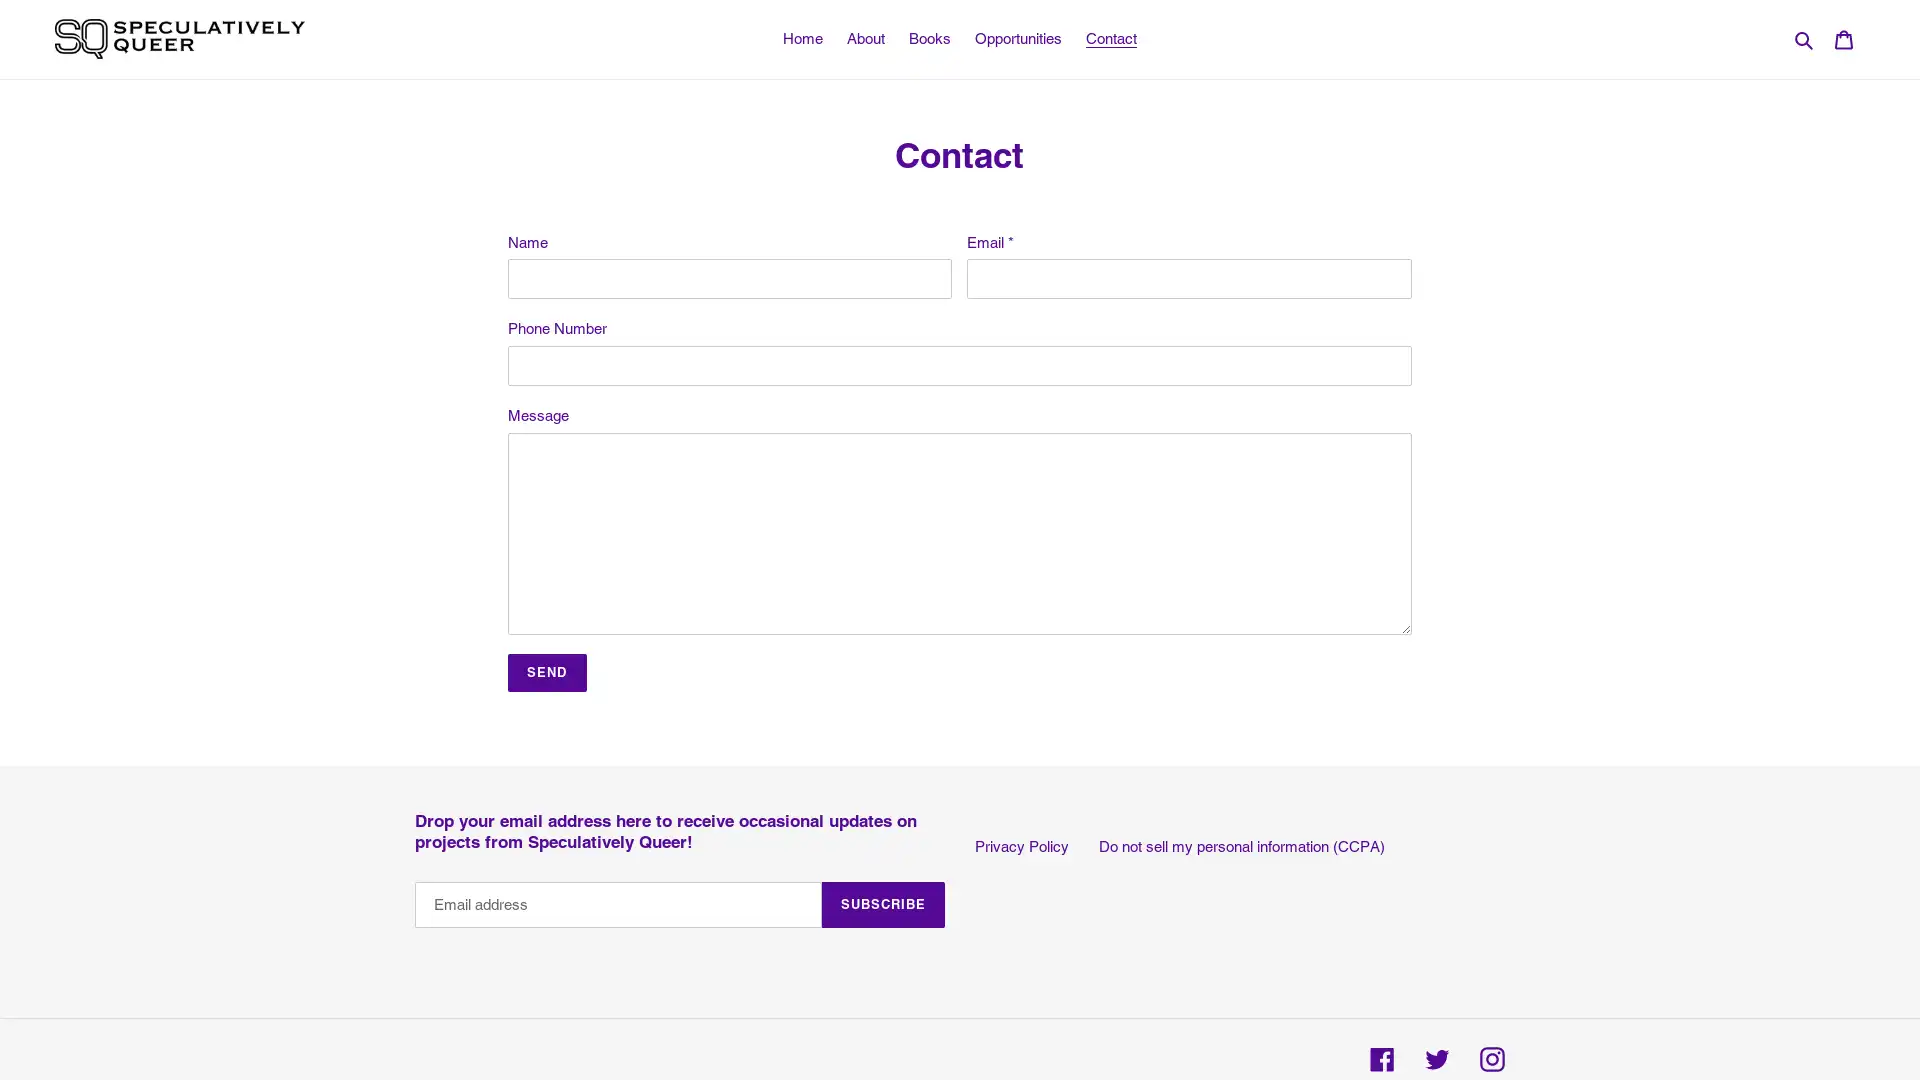 This screenshot has width=1920, height=1080. I want to click on SUBSCRIBE, so click(882, 905).